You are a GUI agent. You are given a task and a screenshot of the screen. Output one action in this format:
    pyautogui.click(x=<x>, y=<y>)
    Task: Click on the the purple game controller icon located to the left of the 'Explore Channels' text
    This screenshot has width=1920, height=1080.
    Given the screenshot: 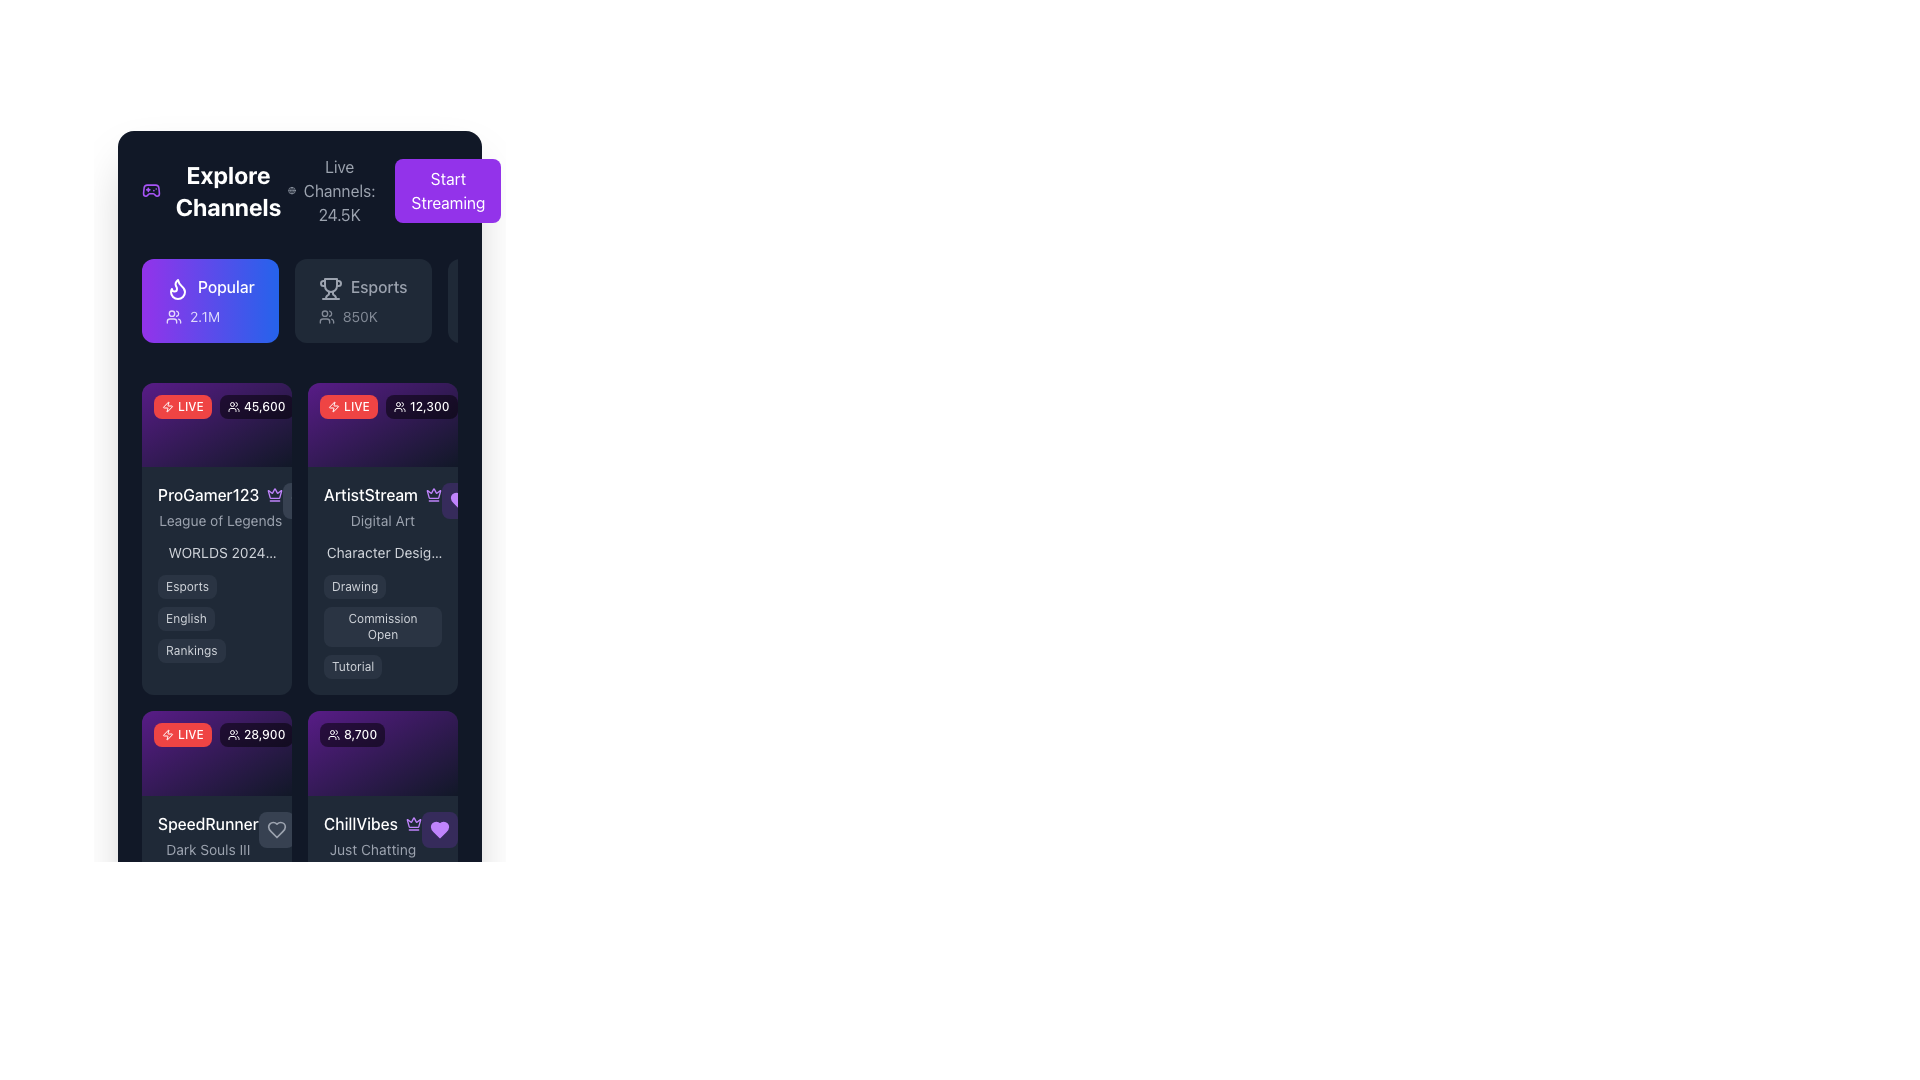 What is the action you would take?
    pyautogui.click(x=150, y=191)
    